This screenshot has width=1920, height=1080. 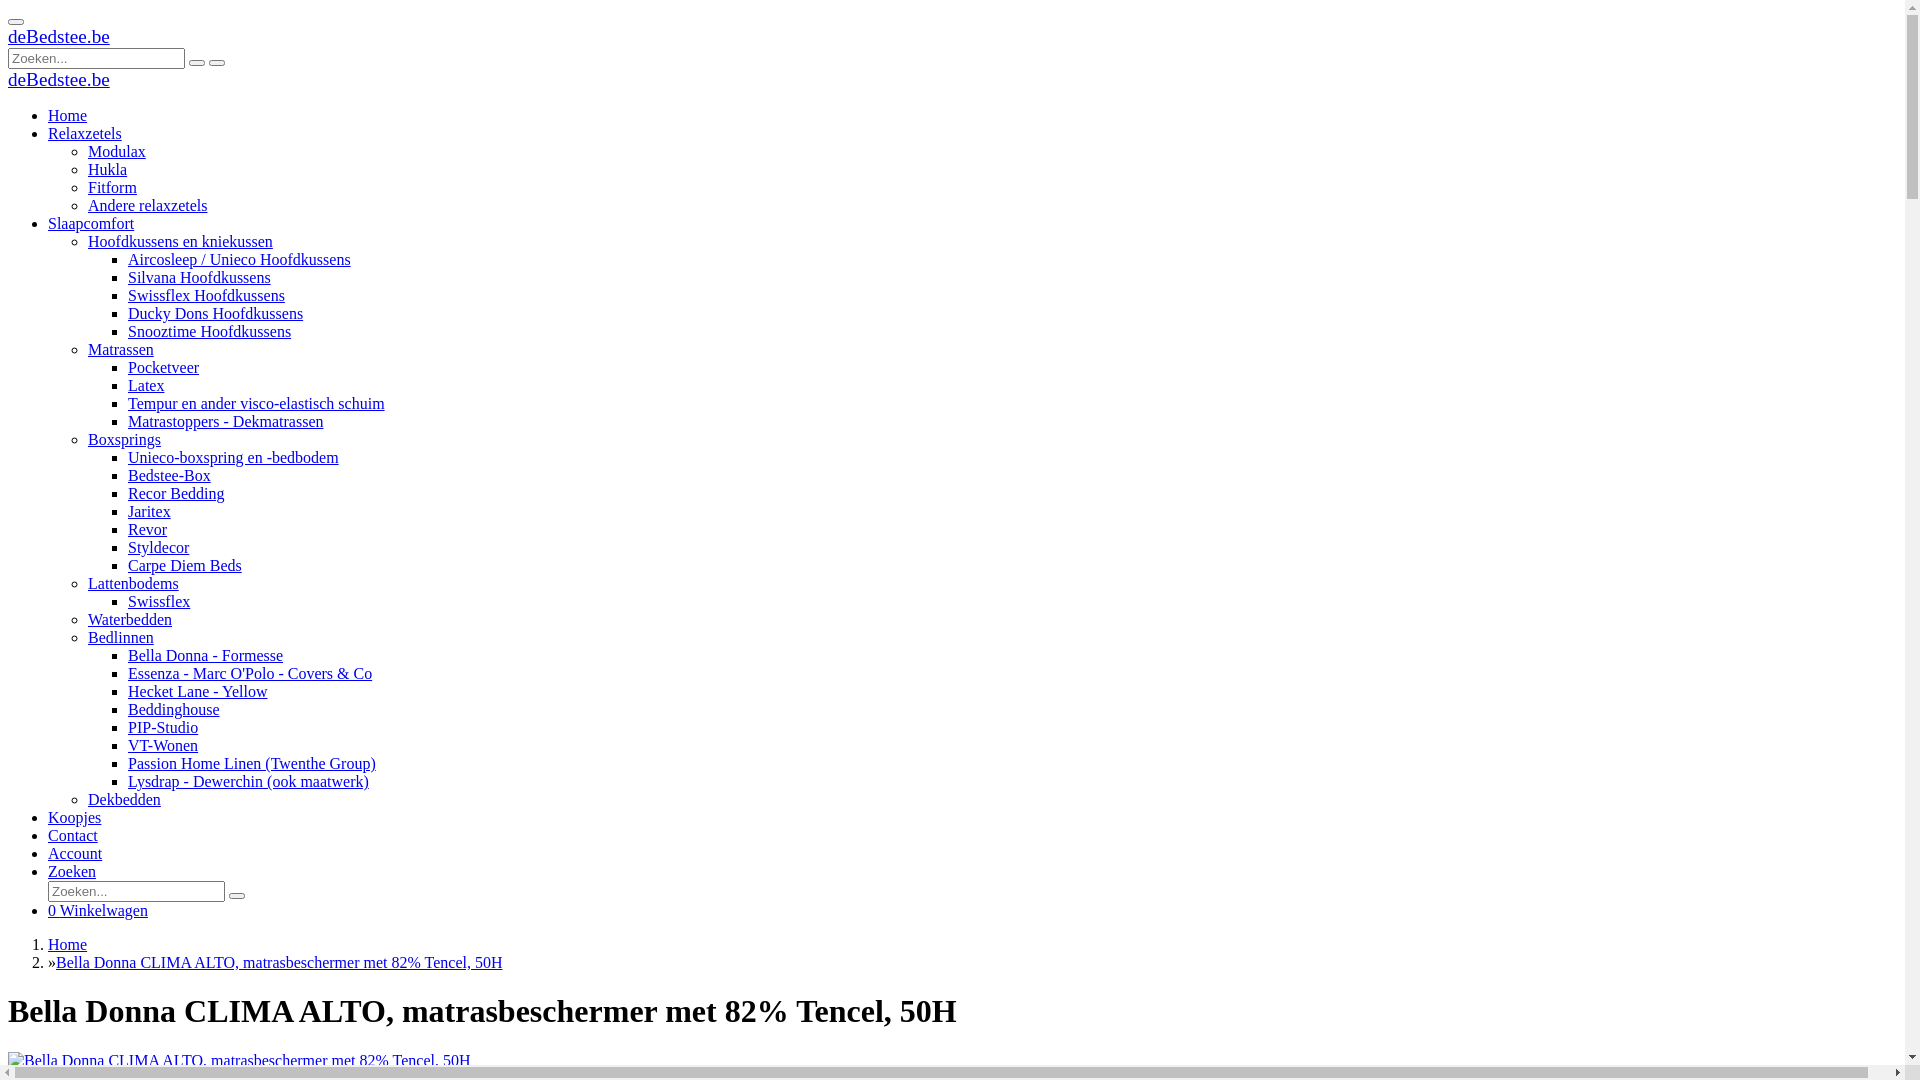 What do you see at coordinates (86, 637) in the screenshot?
I see `'Bedlinnen'` at bounding box center [86, 637].